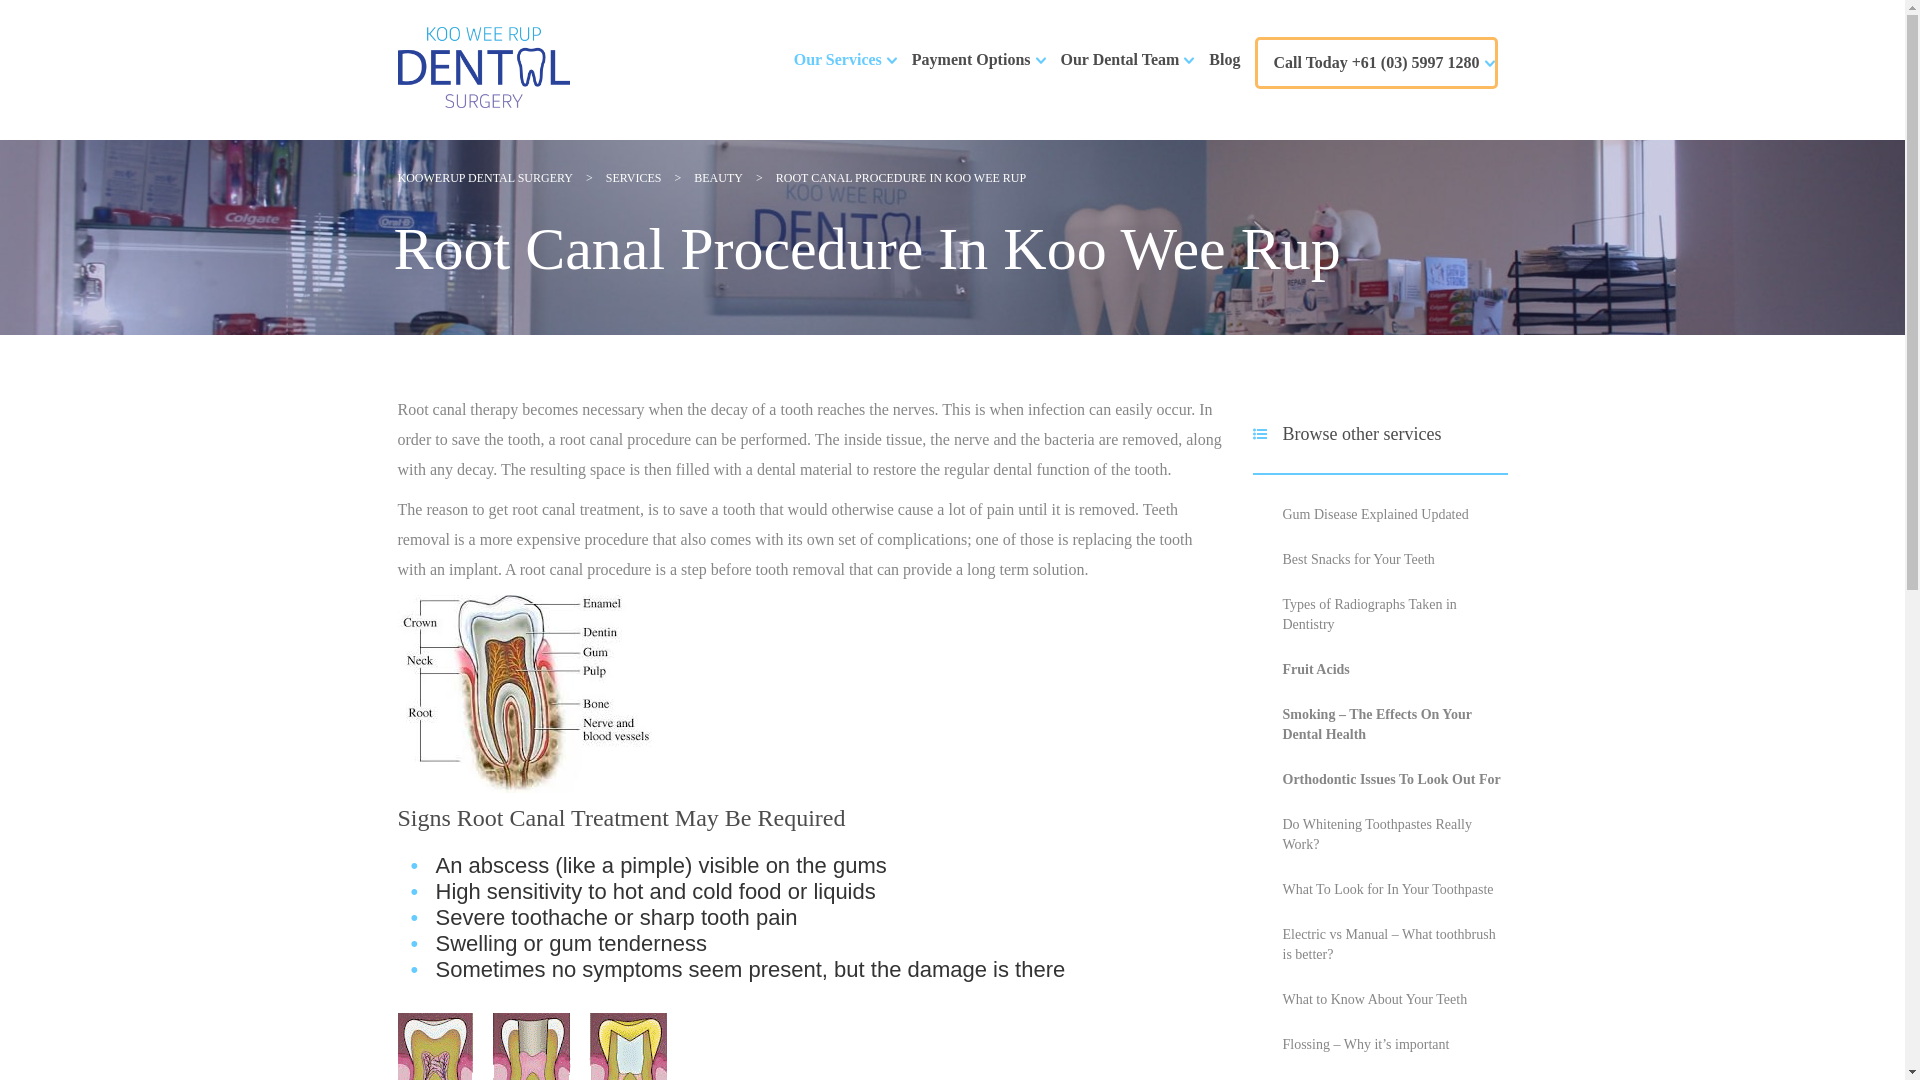 The image size is (1920, 1080). What do you see at coordinates (792, 59) in the screenshot?
I see `'Our Services'` at bounding box center [792, 59].